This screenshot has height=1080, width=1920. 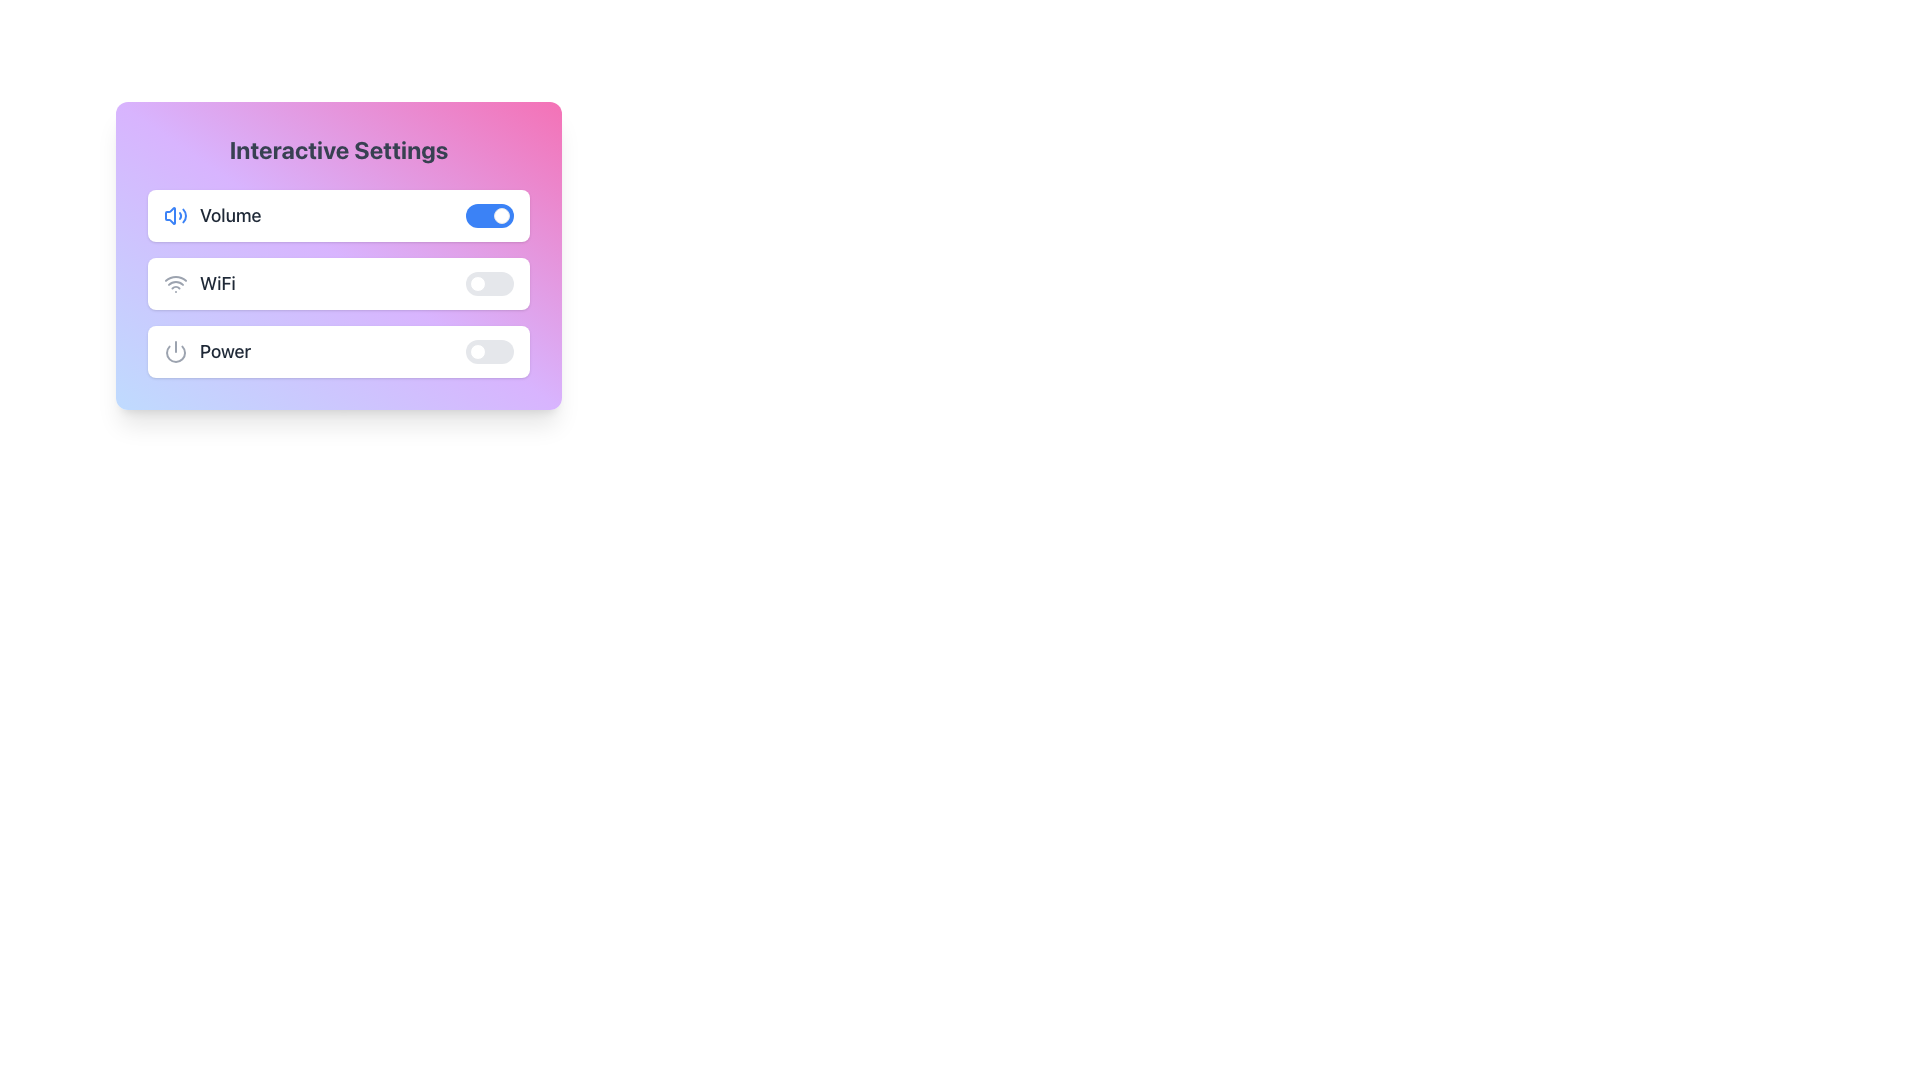 What do you see at coordinates (489, 284) in the screenshot?
I see `the toggle switch` at bounding box center [489, 284].